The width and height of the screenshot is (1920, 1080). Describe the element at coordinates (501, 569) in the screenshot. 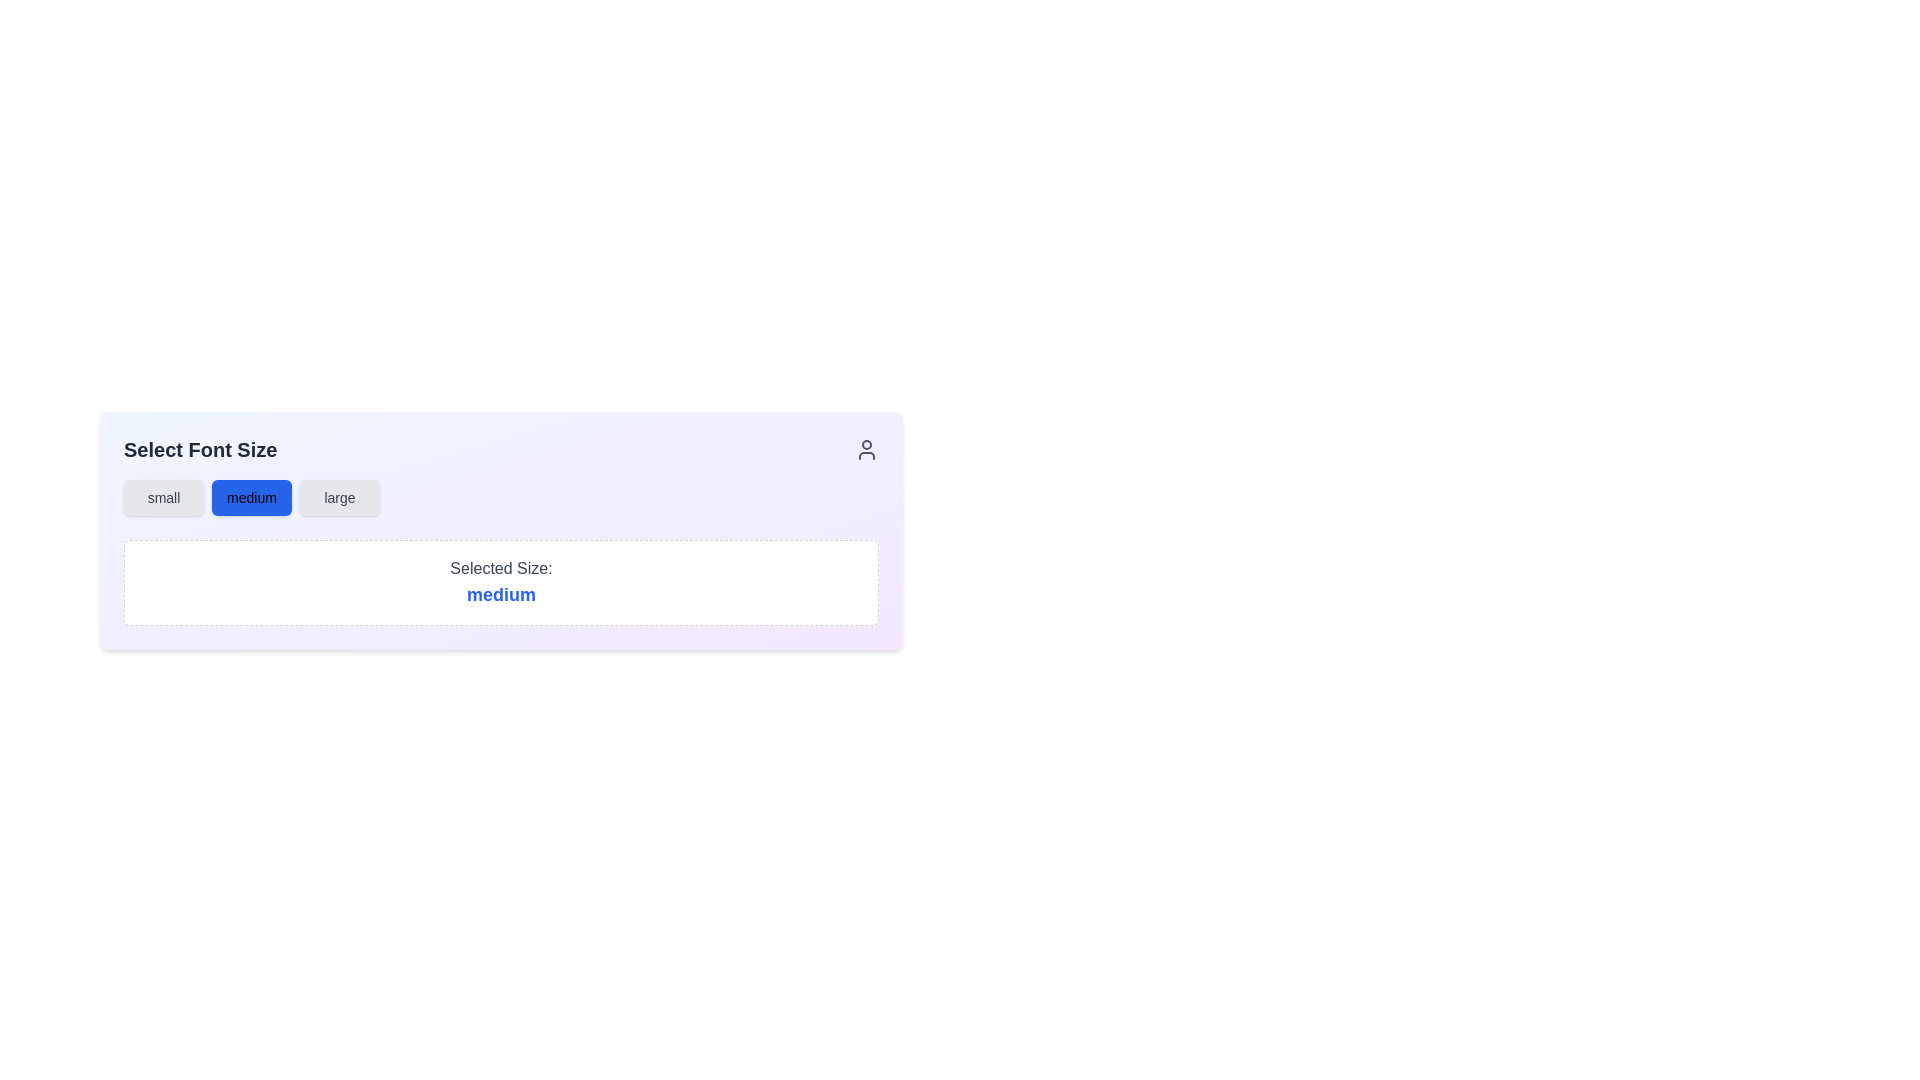

I see `the text label indicating 'Selected Size' which is positioned above the selected value 'medium'` at that location.